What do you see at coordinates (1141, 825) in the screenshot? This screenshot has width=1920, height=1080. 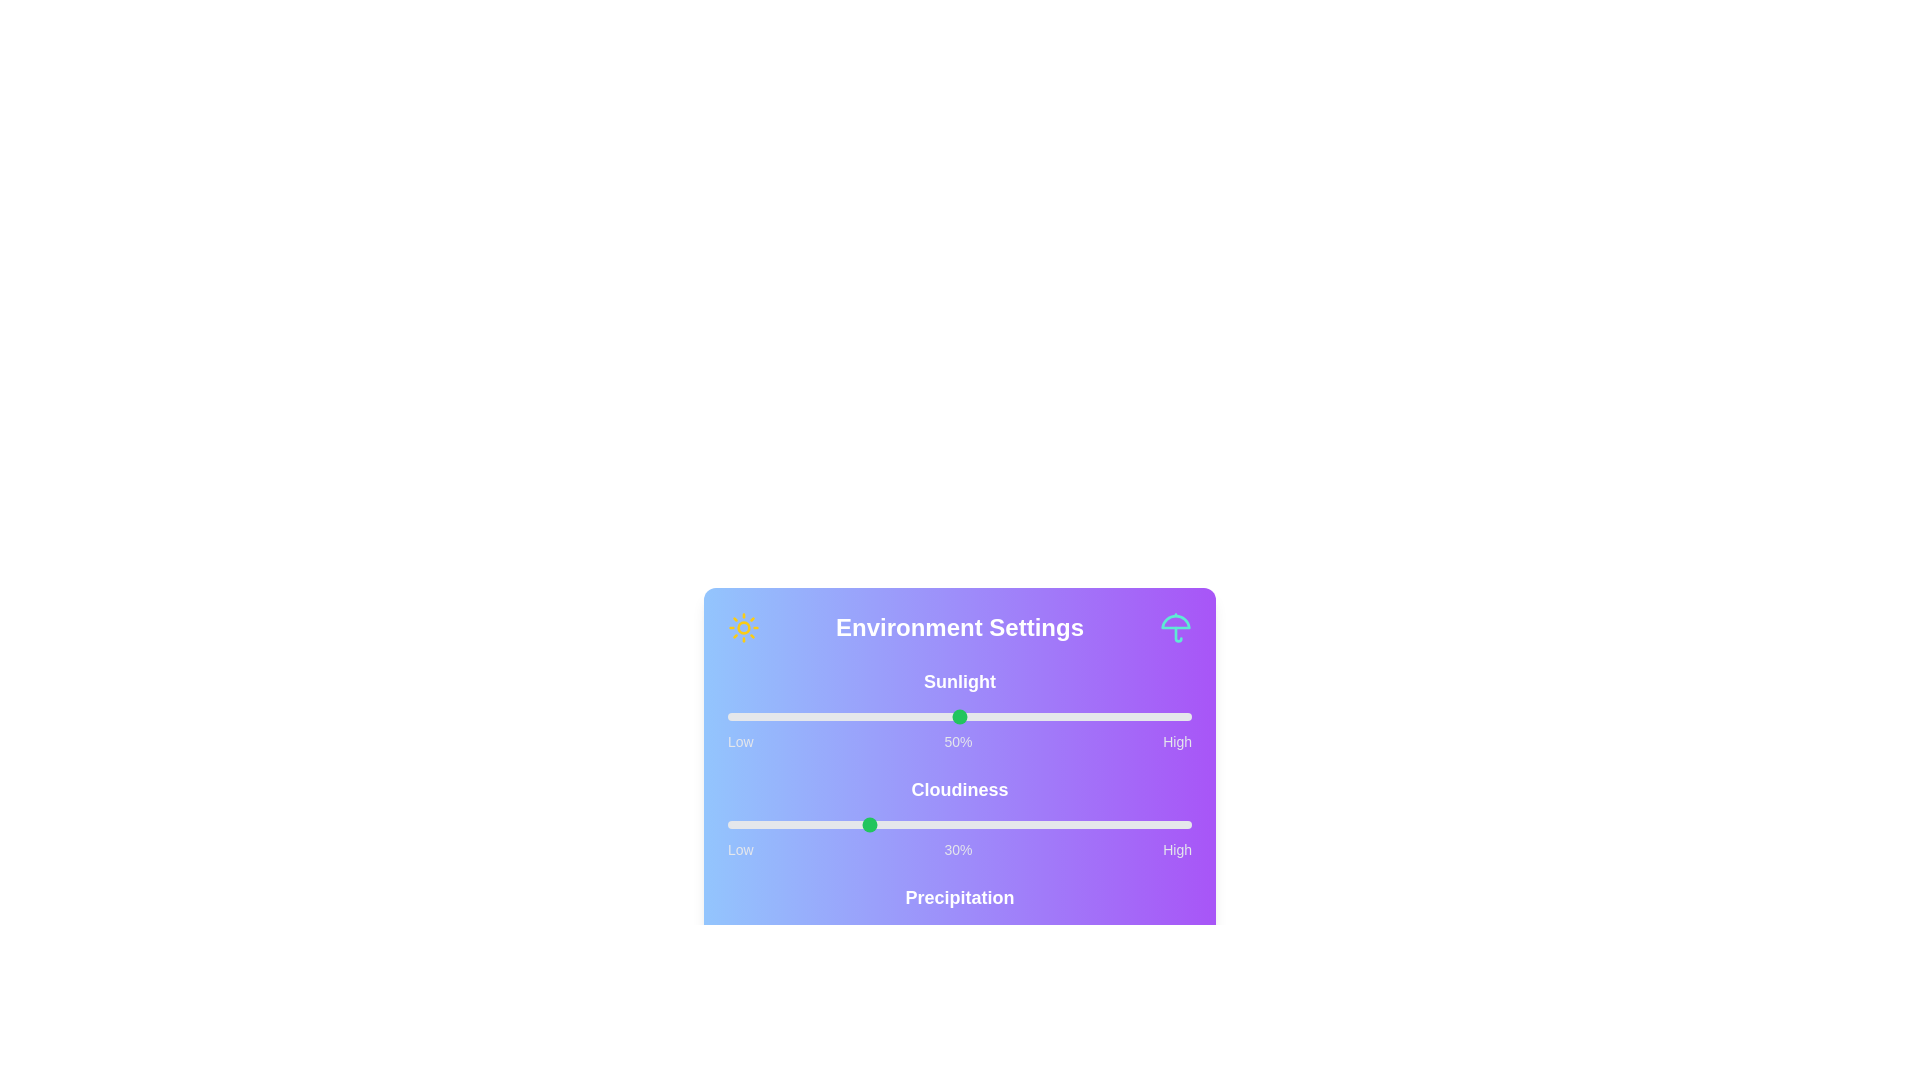 I see `the cloudiness slider to 89%` at bounding box center [1141, 825].